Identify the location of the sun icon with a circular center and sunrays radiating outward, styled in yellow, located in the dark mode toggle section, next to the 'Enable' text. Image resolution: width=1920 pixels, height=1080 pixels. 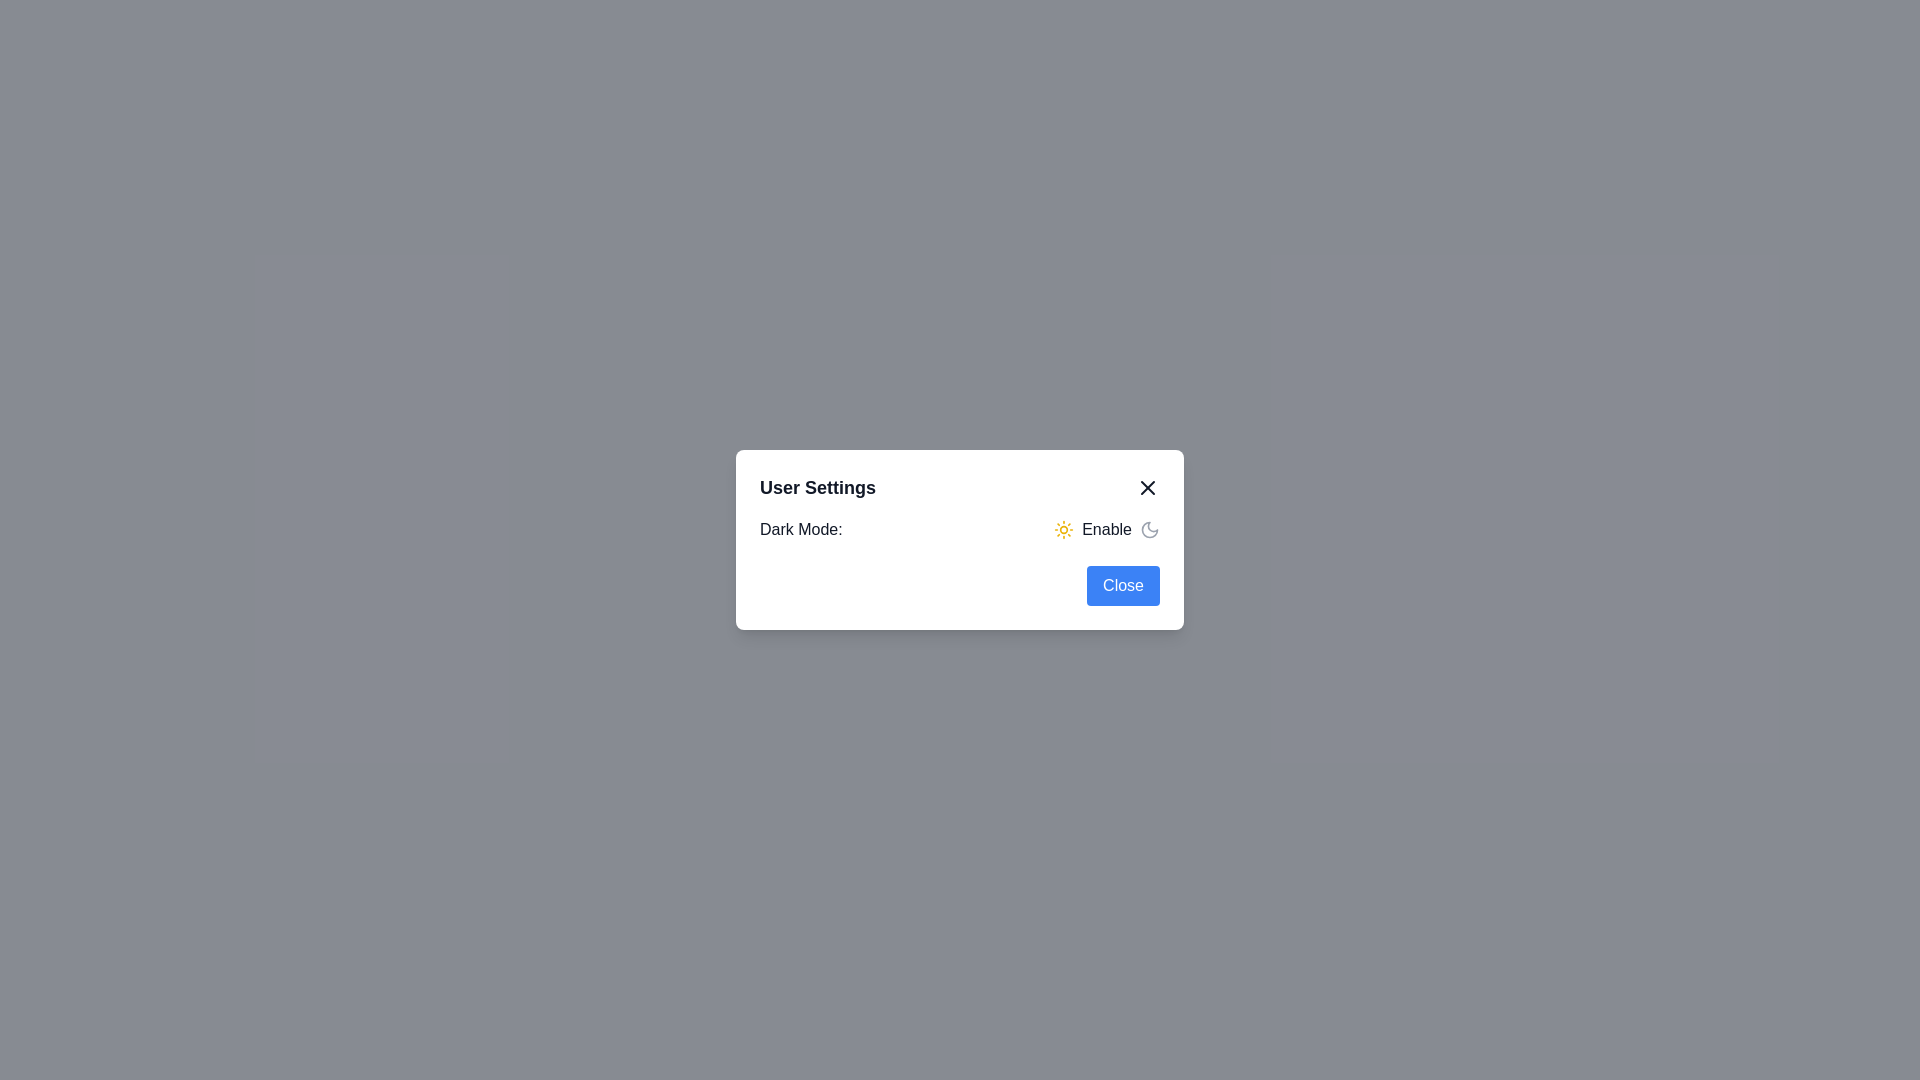
(1063, 528).